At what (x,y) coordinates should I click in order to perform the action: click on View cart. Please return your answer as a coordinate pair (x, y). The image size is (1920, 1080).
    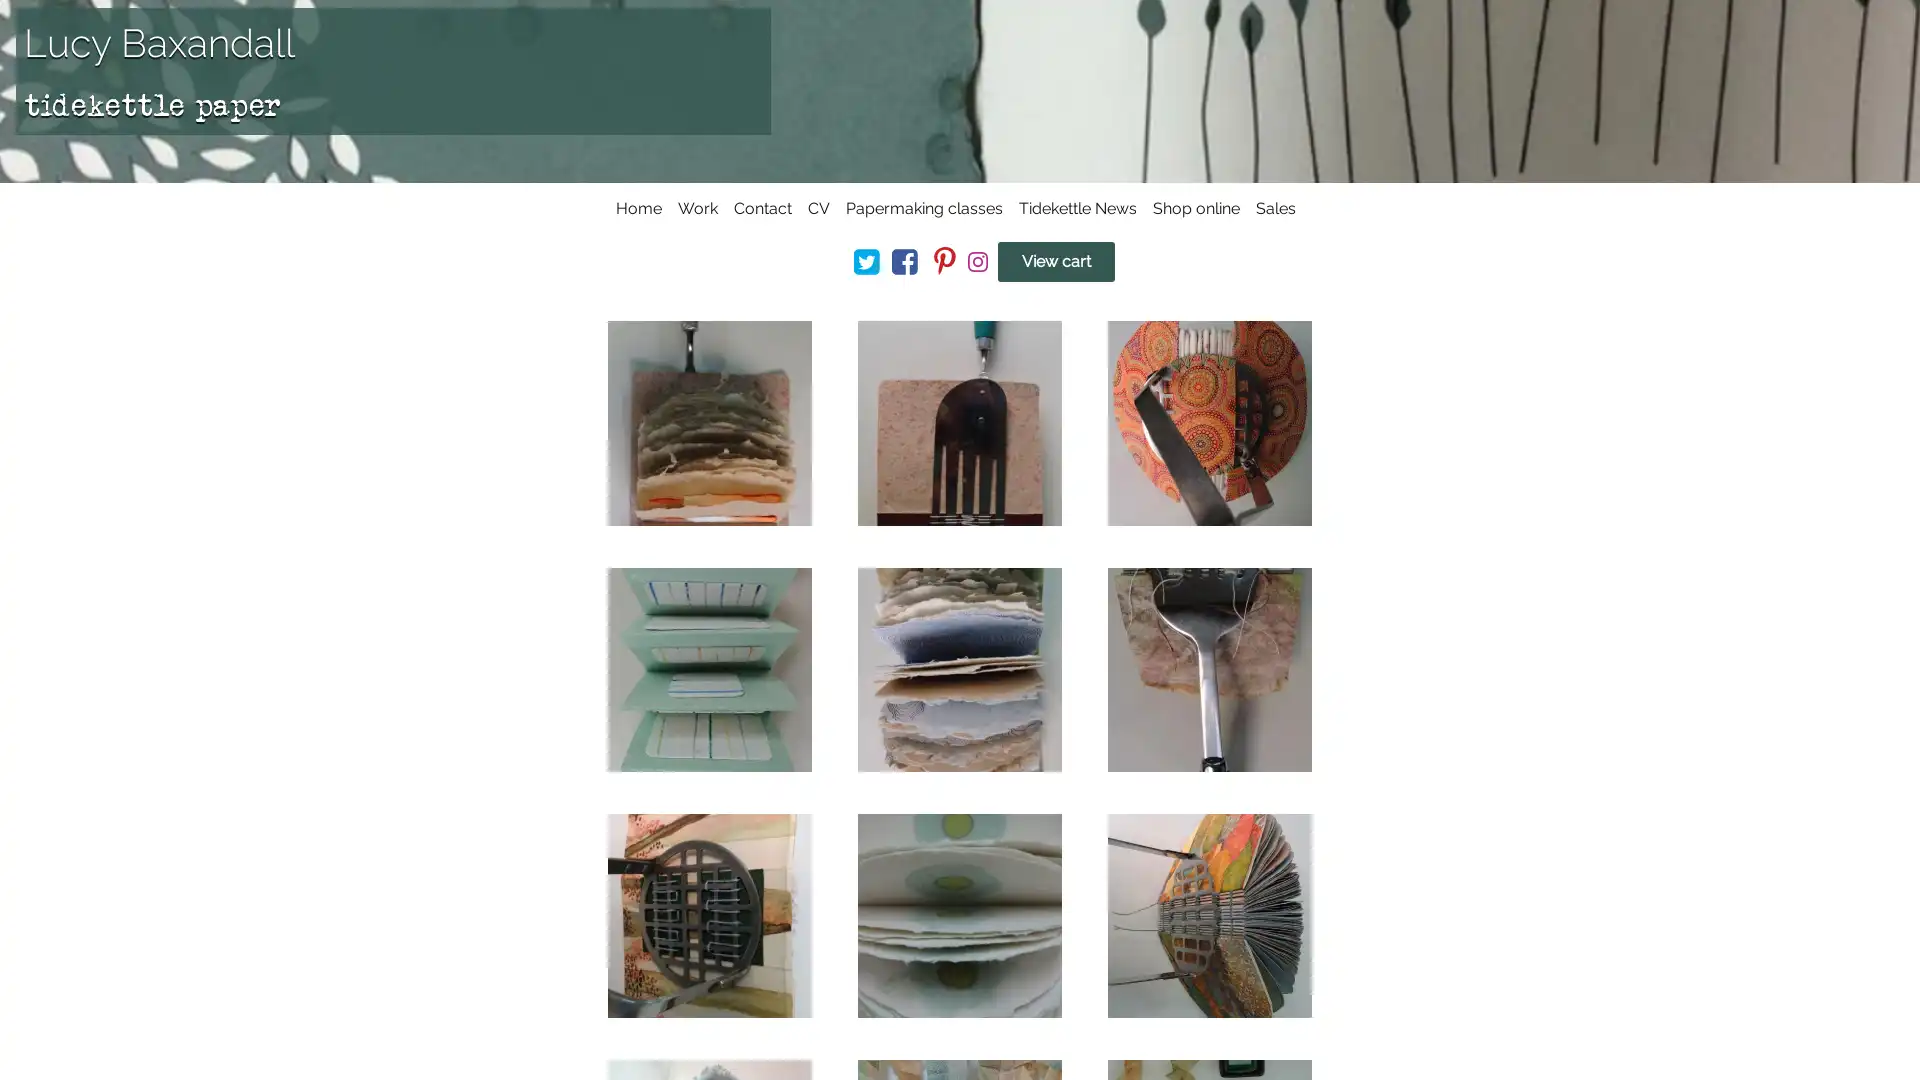
    Looking at the image, I should click on (1054, 261).